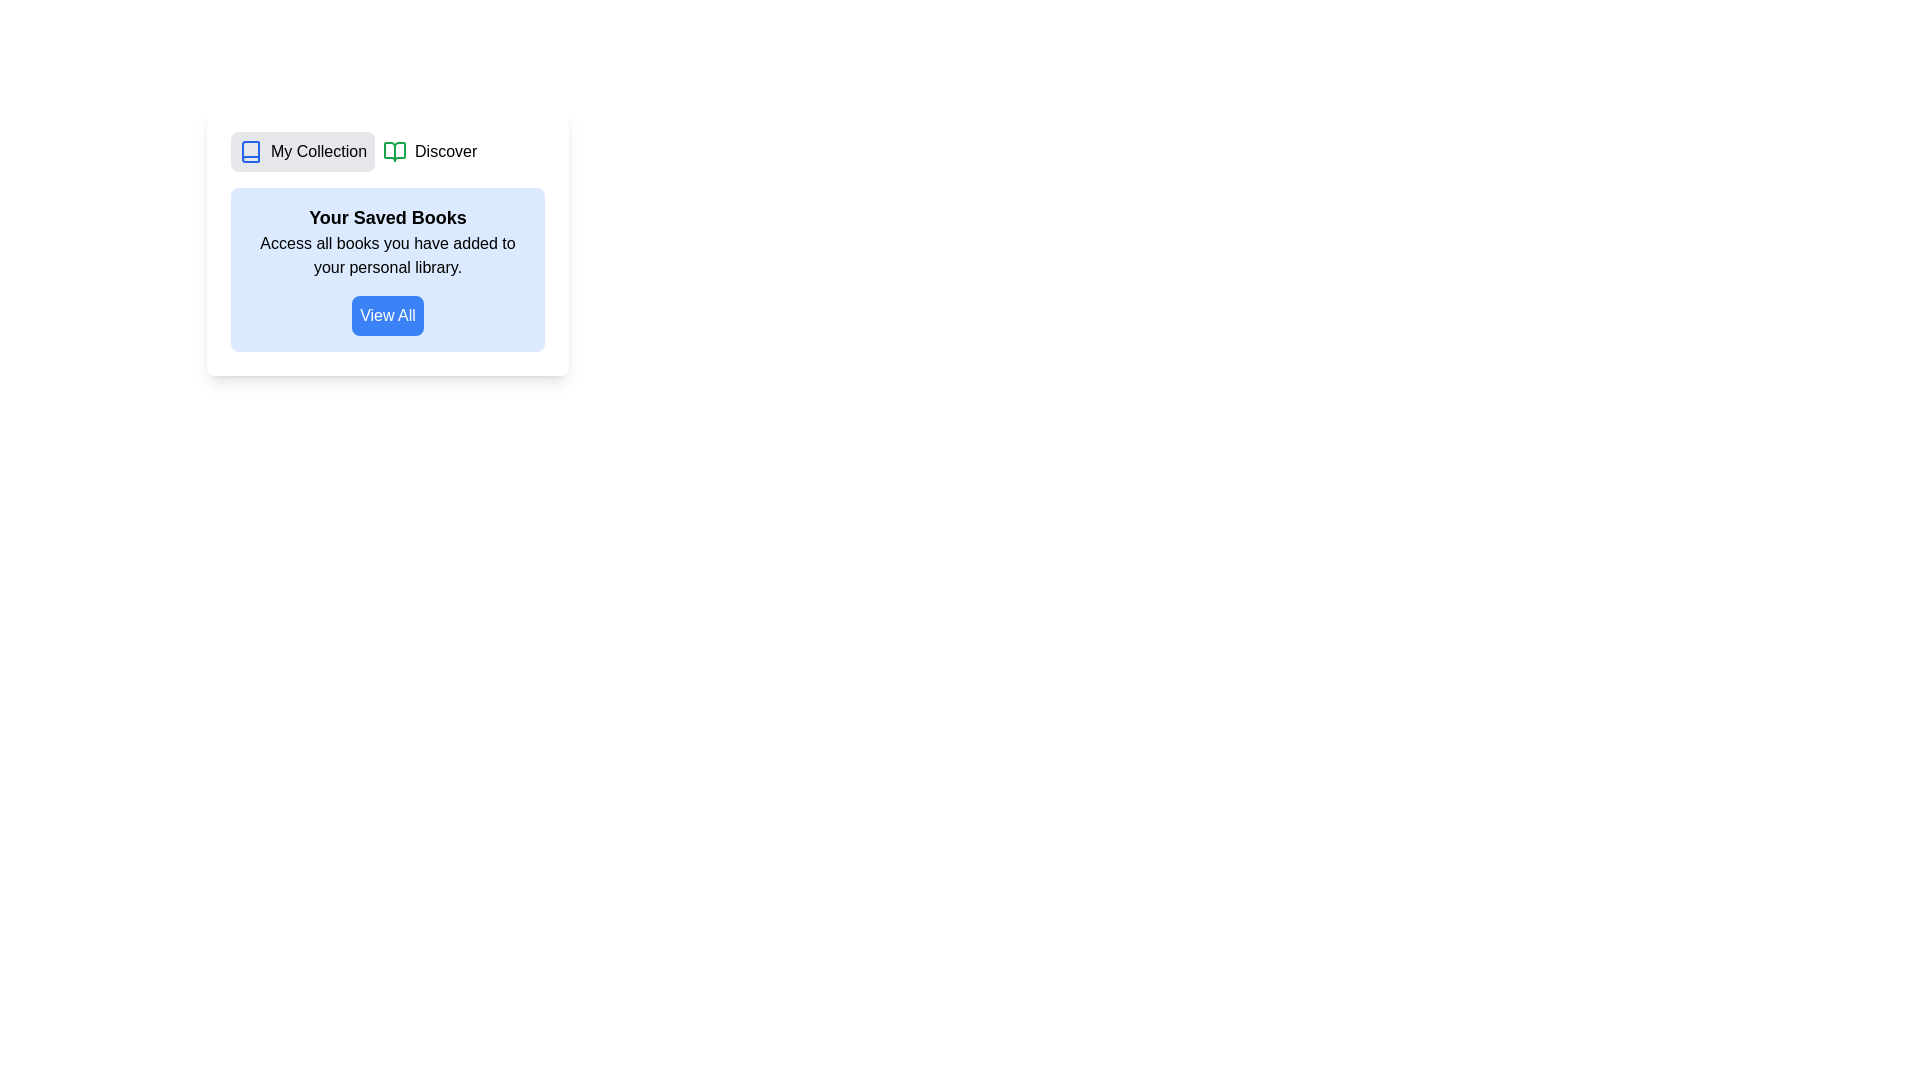 The width and height of the screenshot is (1920, 1080). I want to click on the 'View All' button located in the 'Your Saved Books' section, so click(388, 315).